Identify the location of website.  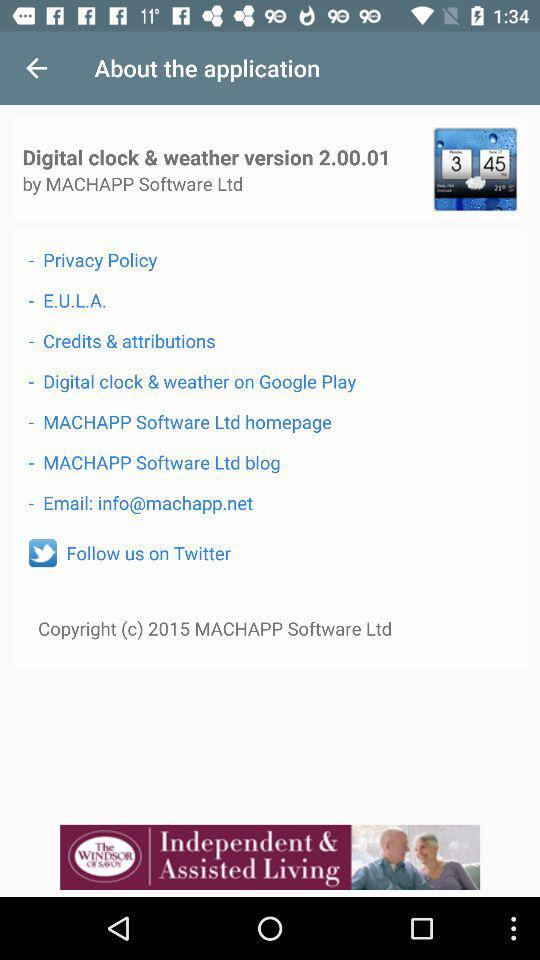
(270, 856).